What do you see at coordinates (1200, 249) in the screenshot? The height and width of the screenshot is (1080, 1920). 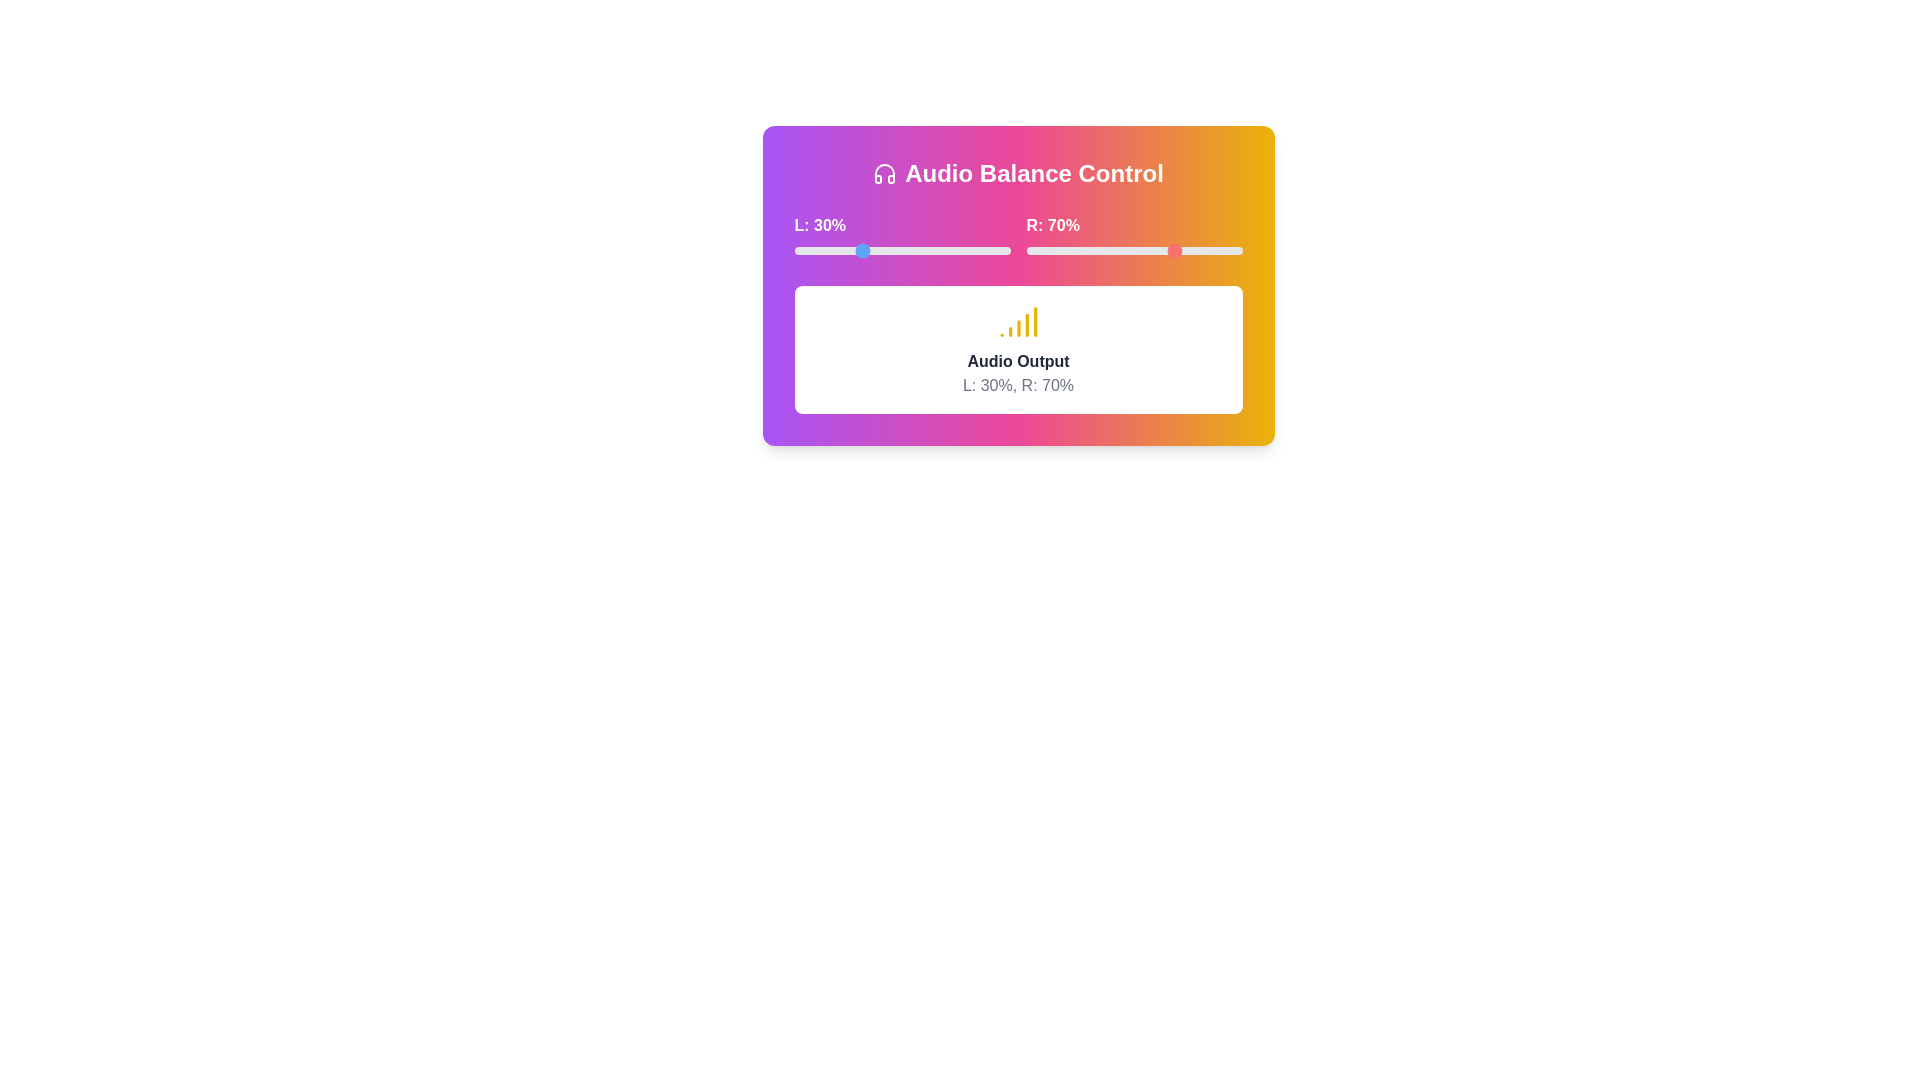 I see `the right volume slider to 81%` at bounding box center [1200, 249].